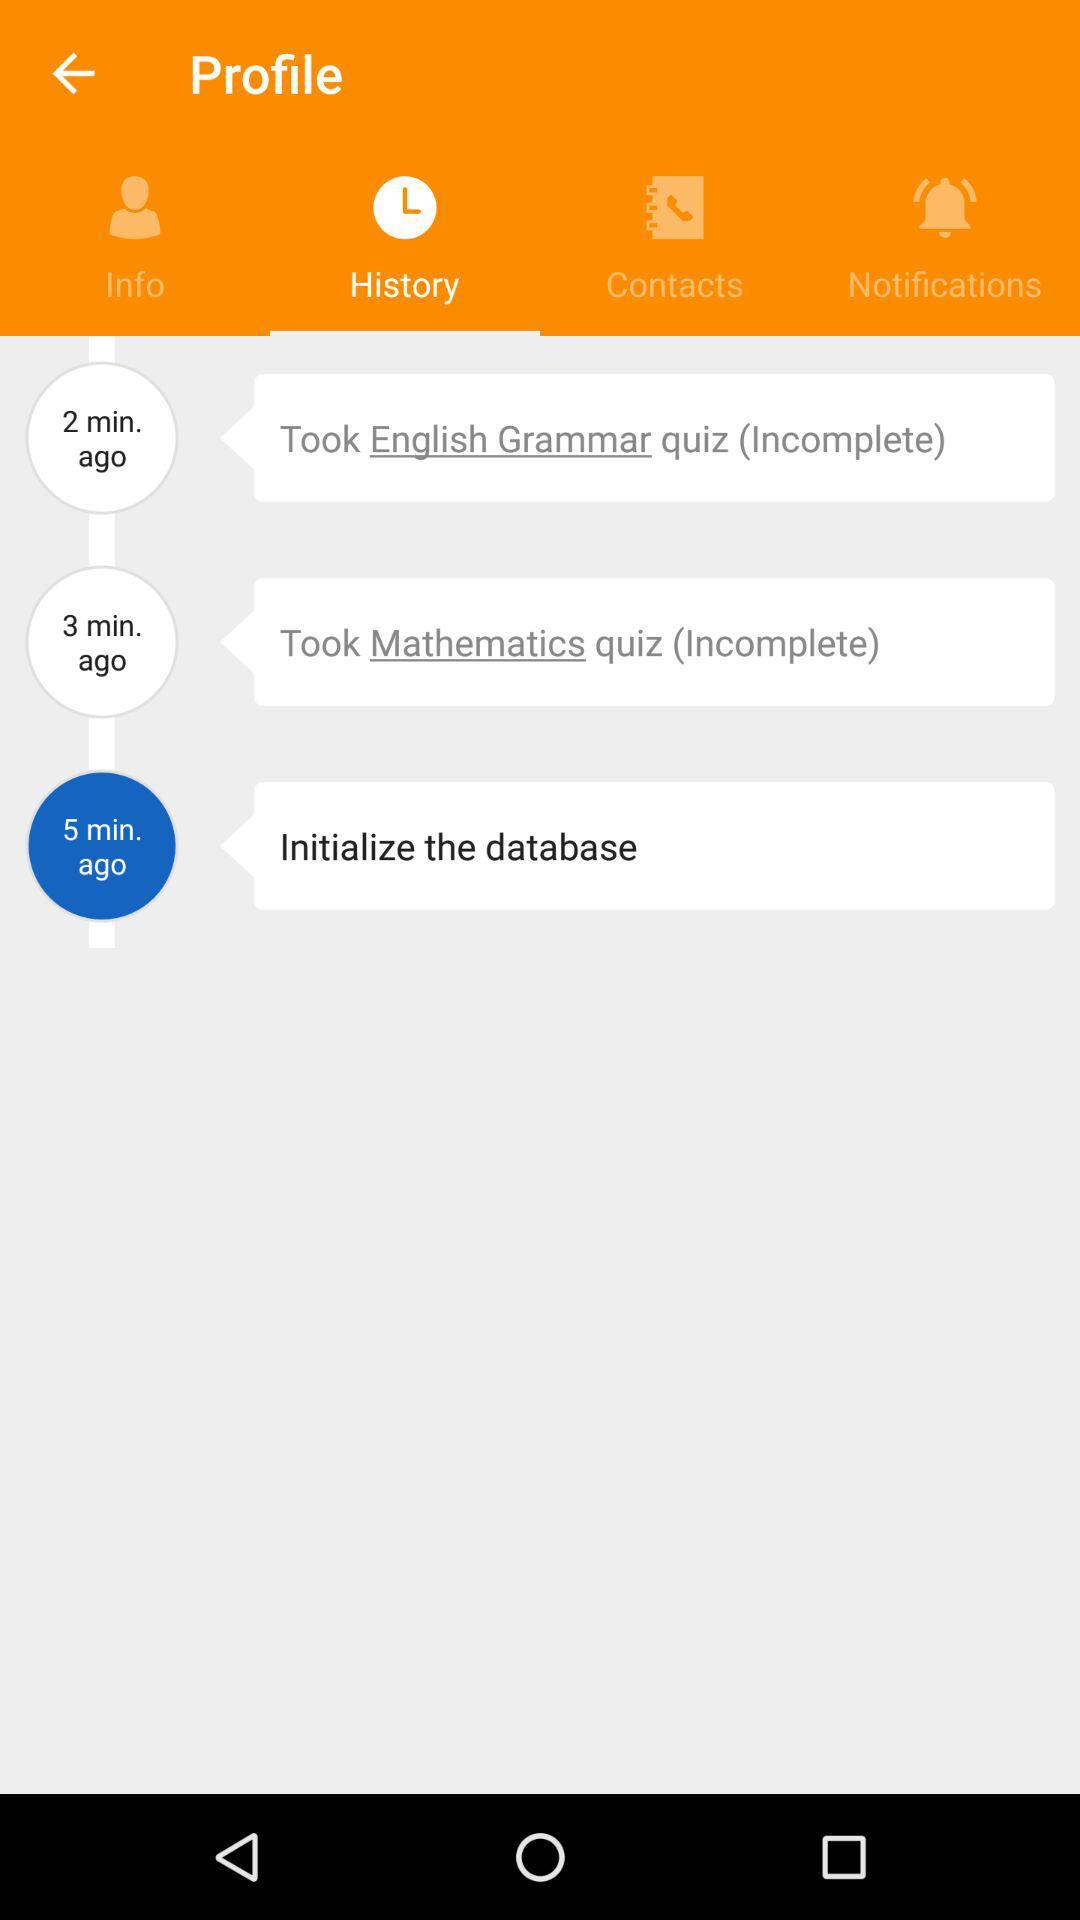  Describe the element at coordinates (222, 845) in the screenshot. I see `icon next to the initialize the database item` at that location.